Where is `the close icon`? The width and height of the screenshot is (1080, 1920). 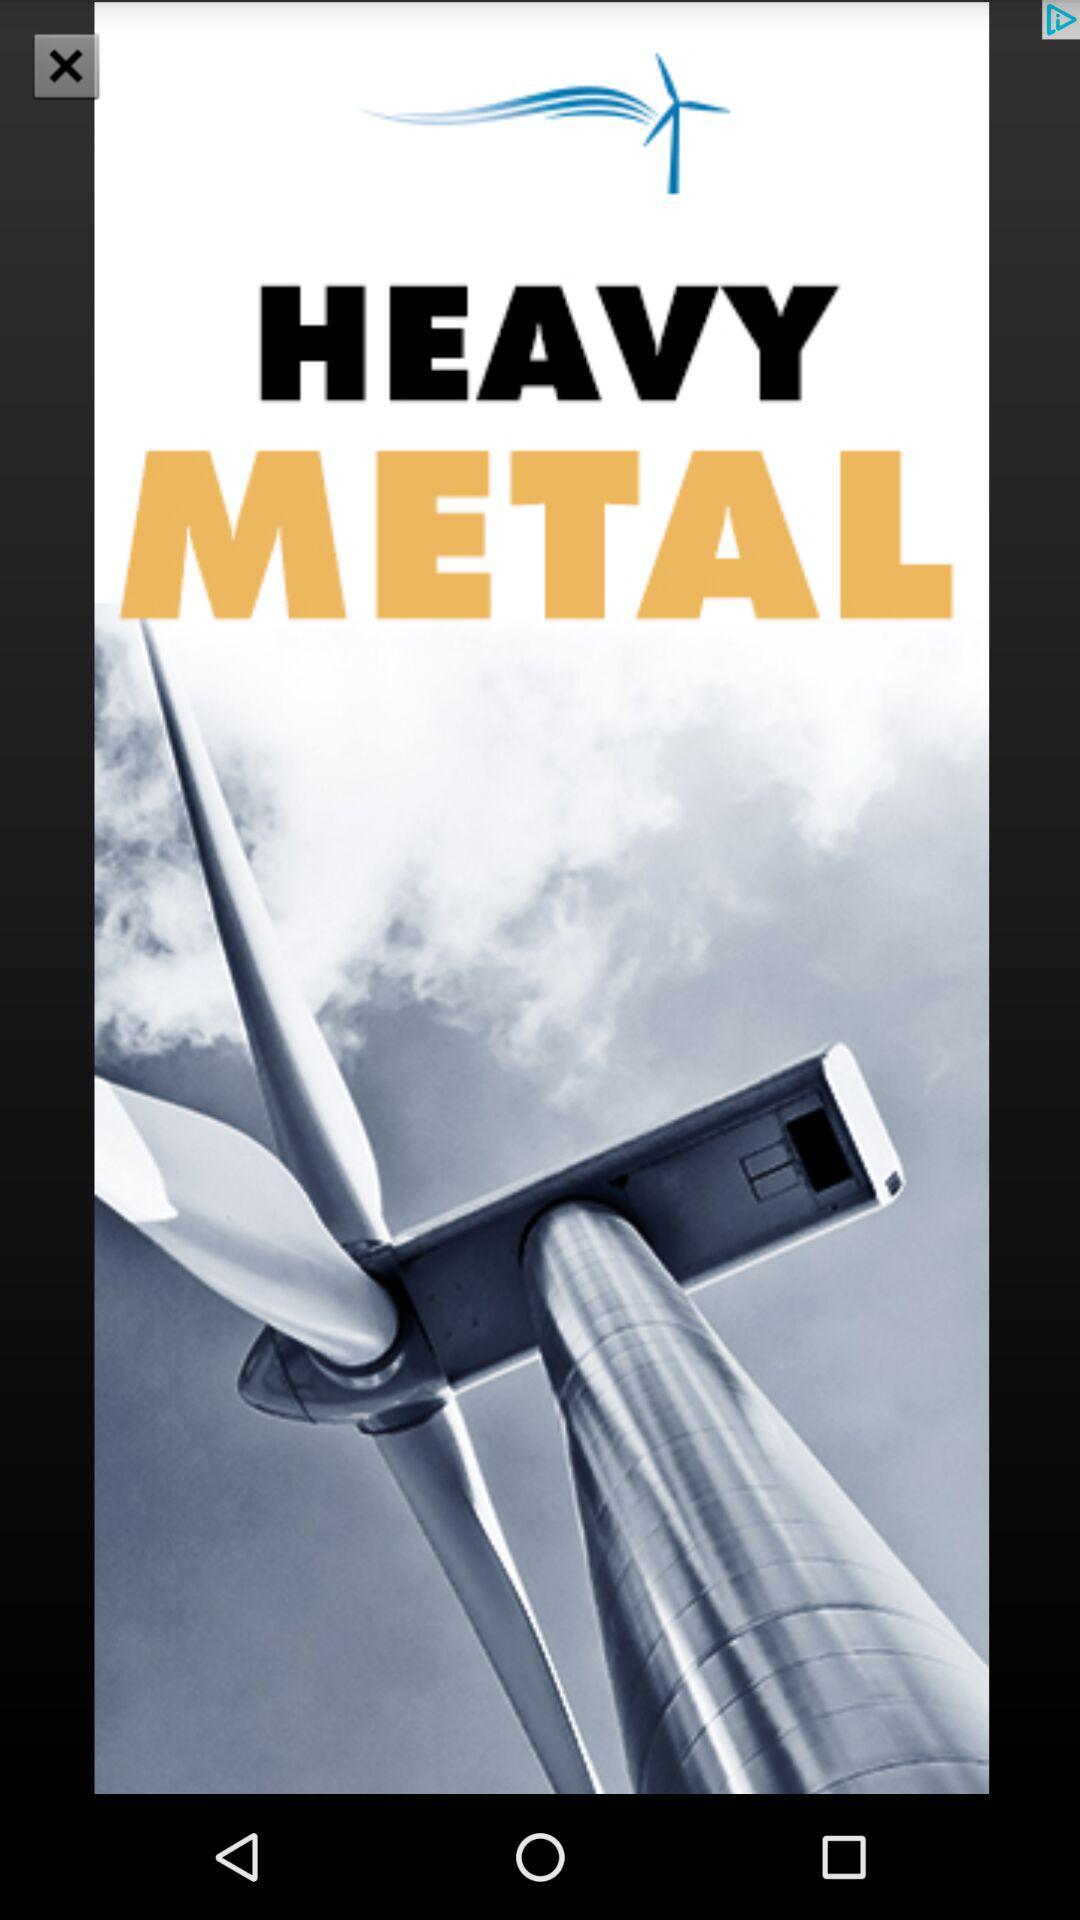 the close icon is located at coordinates (64, 70).